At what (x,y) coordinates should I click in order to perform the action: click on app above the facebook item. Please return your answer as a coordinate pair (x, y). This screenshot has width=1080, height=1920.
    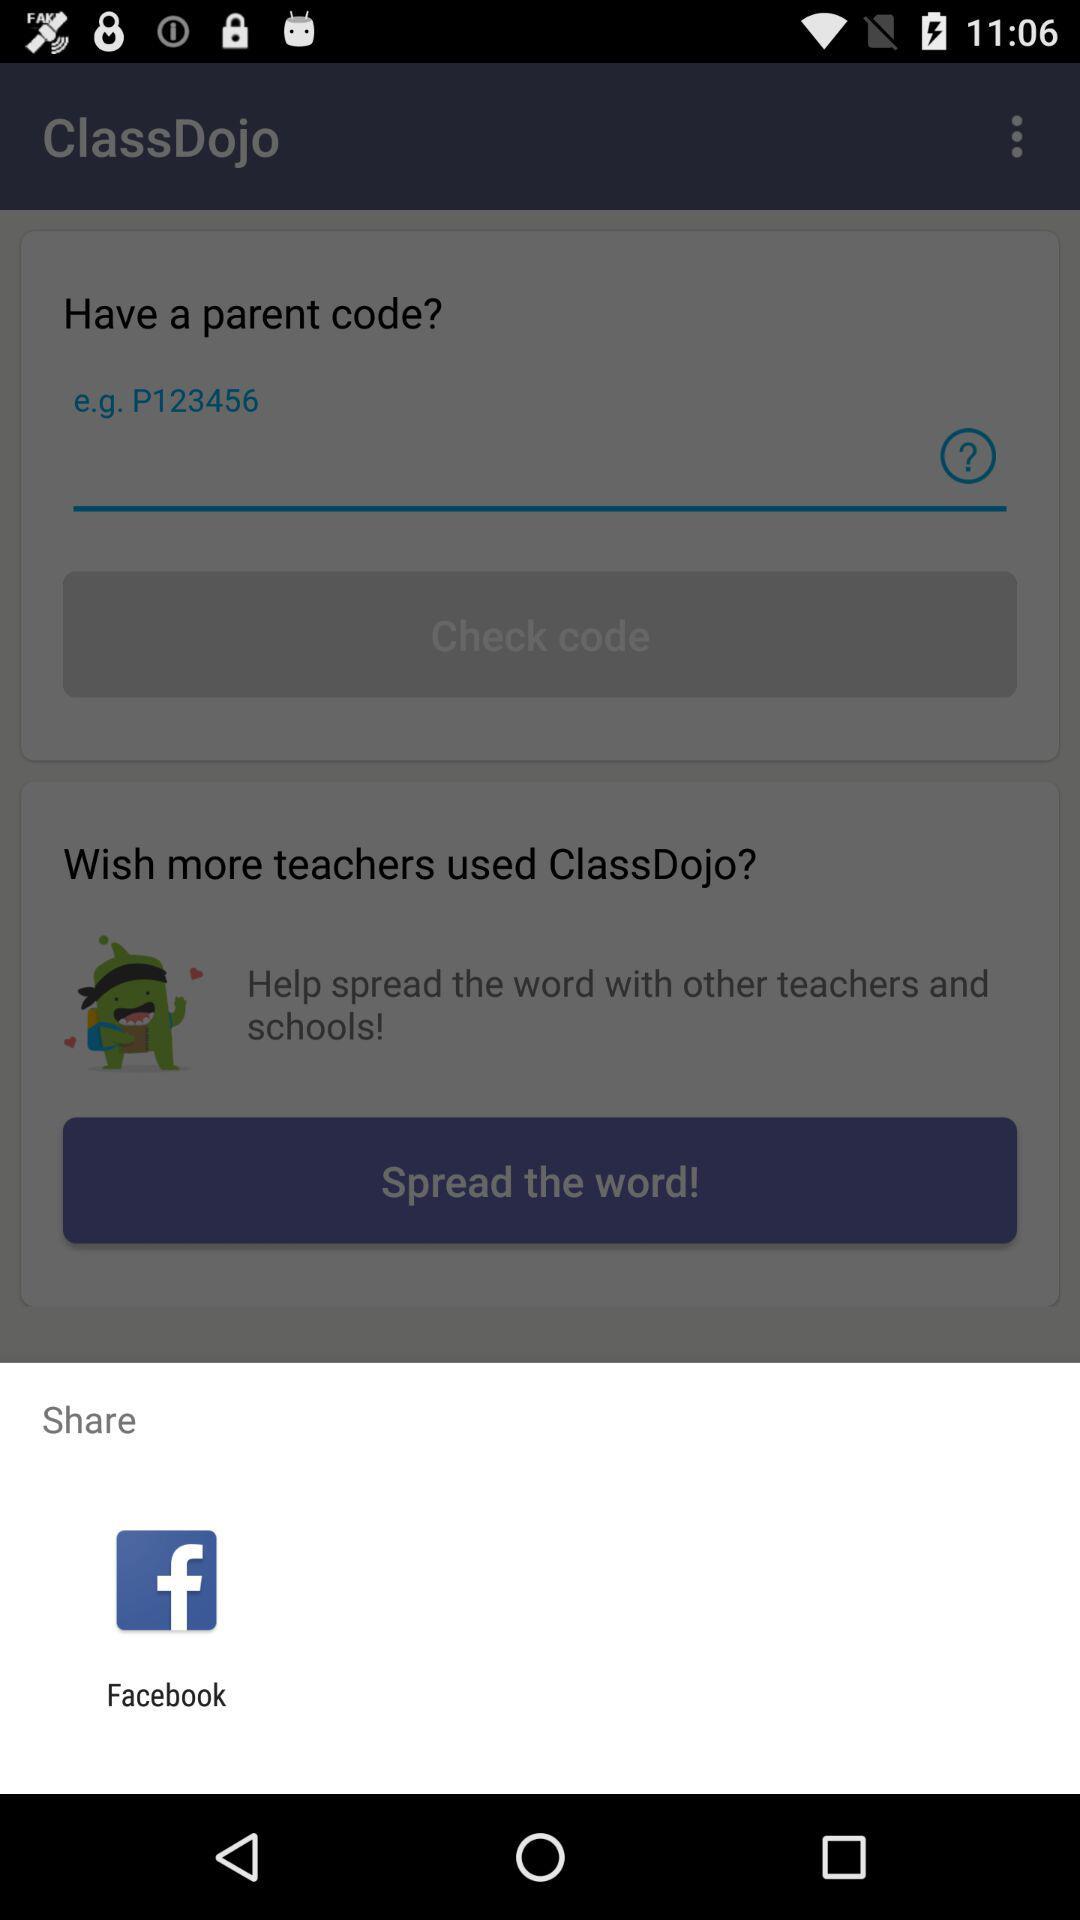
    Looking at the image, I should click on (165, 1579).